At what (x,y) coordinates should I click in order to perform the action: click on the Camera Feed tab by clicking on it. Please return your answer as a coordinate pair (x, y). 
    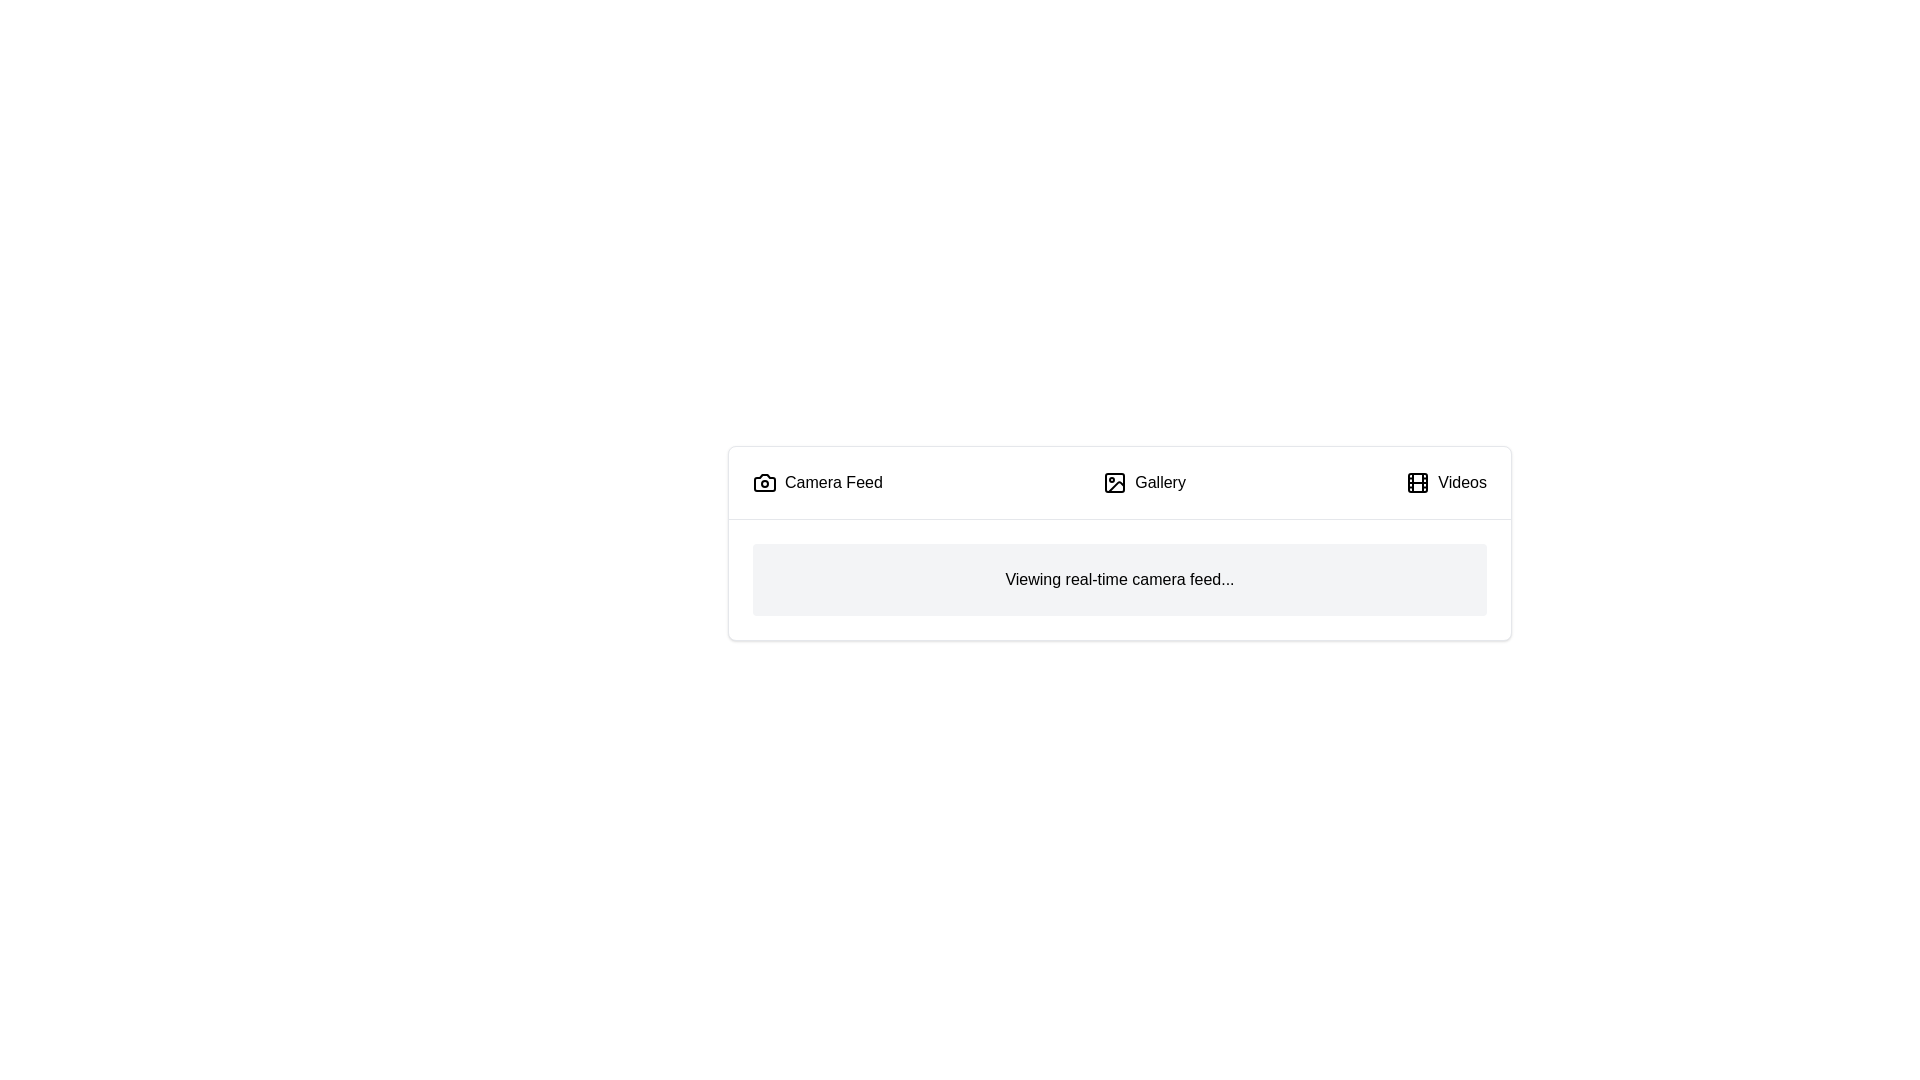
    Looking at the image, I should click on (816, 482).